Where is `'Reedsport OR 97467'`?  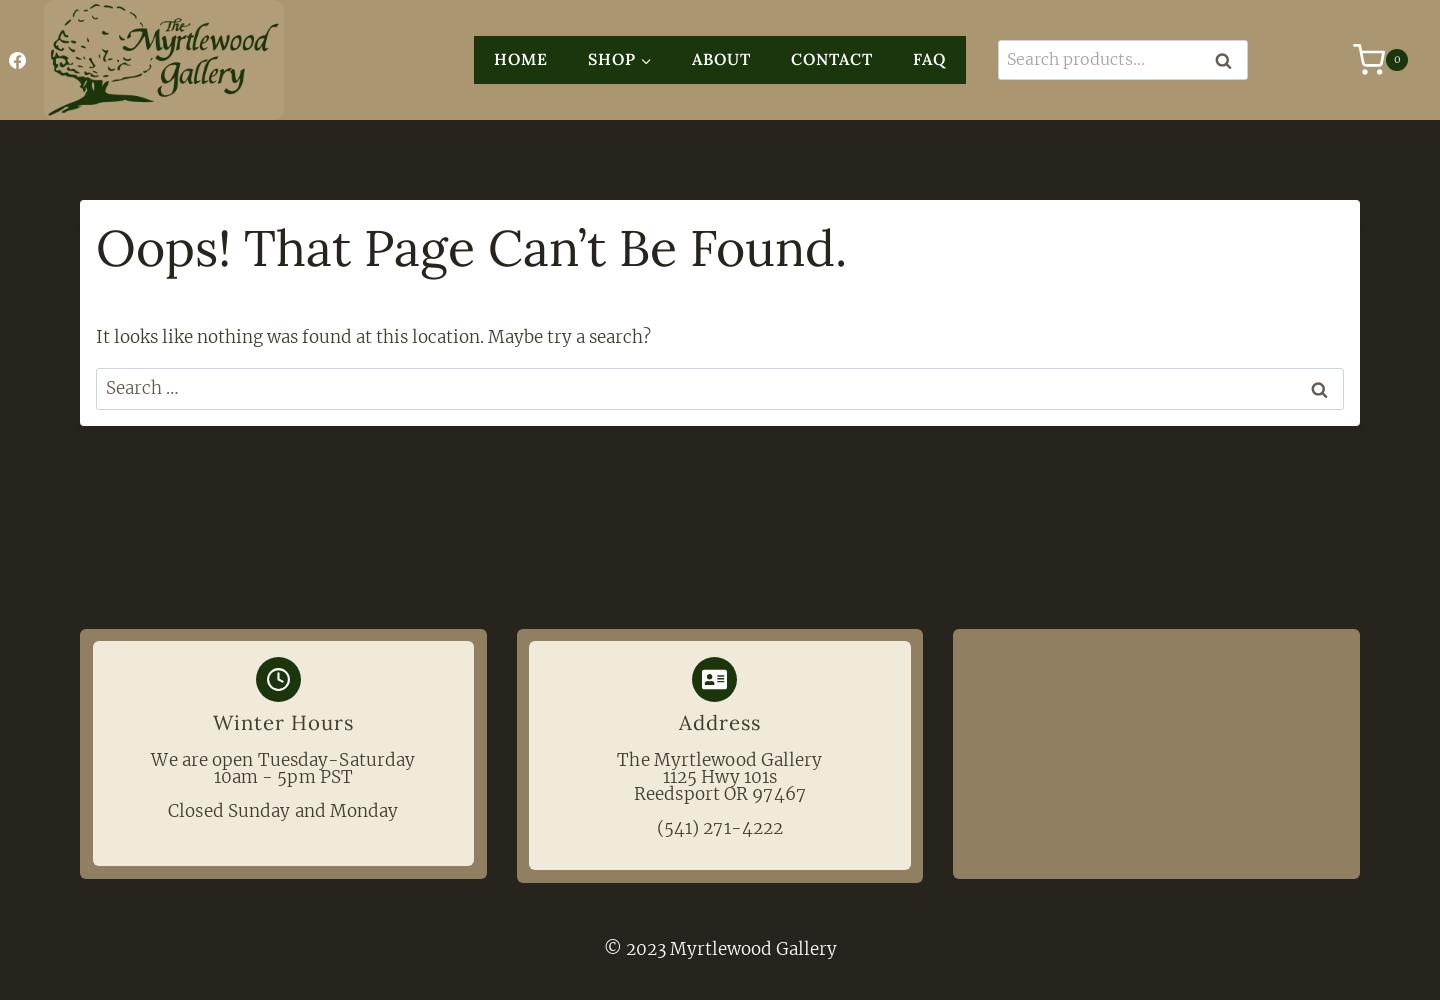 'Reedsport OR 97467' is located at coordinates (719, 794).